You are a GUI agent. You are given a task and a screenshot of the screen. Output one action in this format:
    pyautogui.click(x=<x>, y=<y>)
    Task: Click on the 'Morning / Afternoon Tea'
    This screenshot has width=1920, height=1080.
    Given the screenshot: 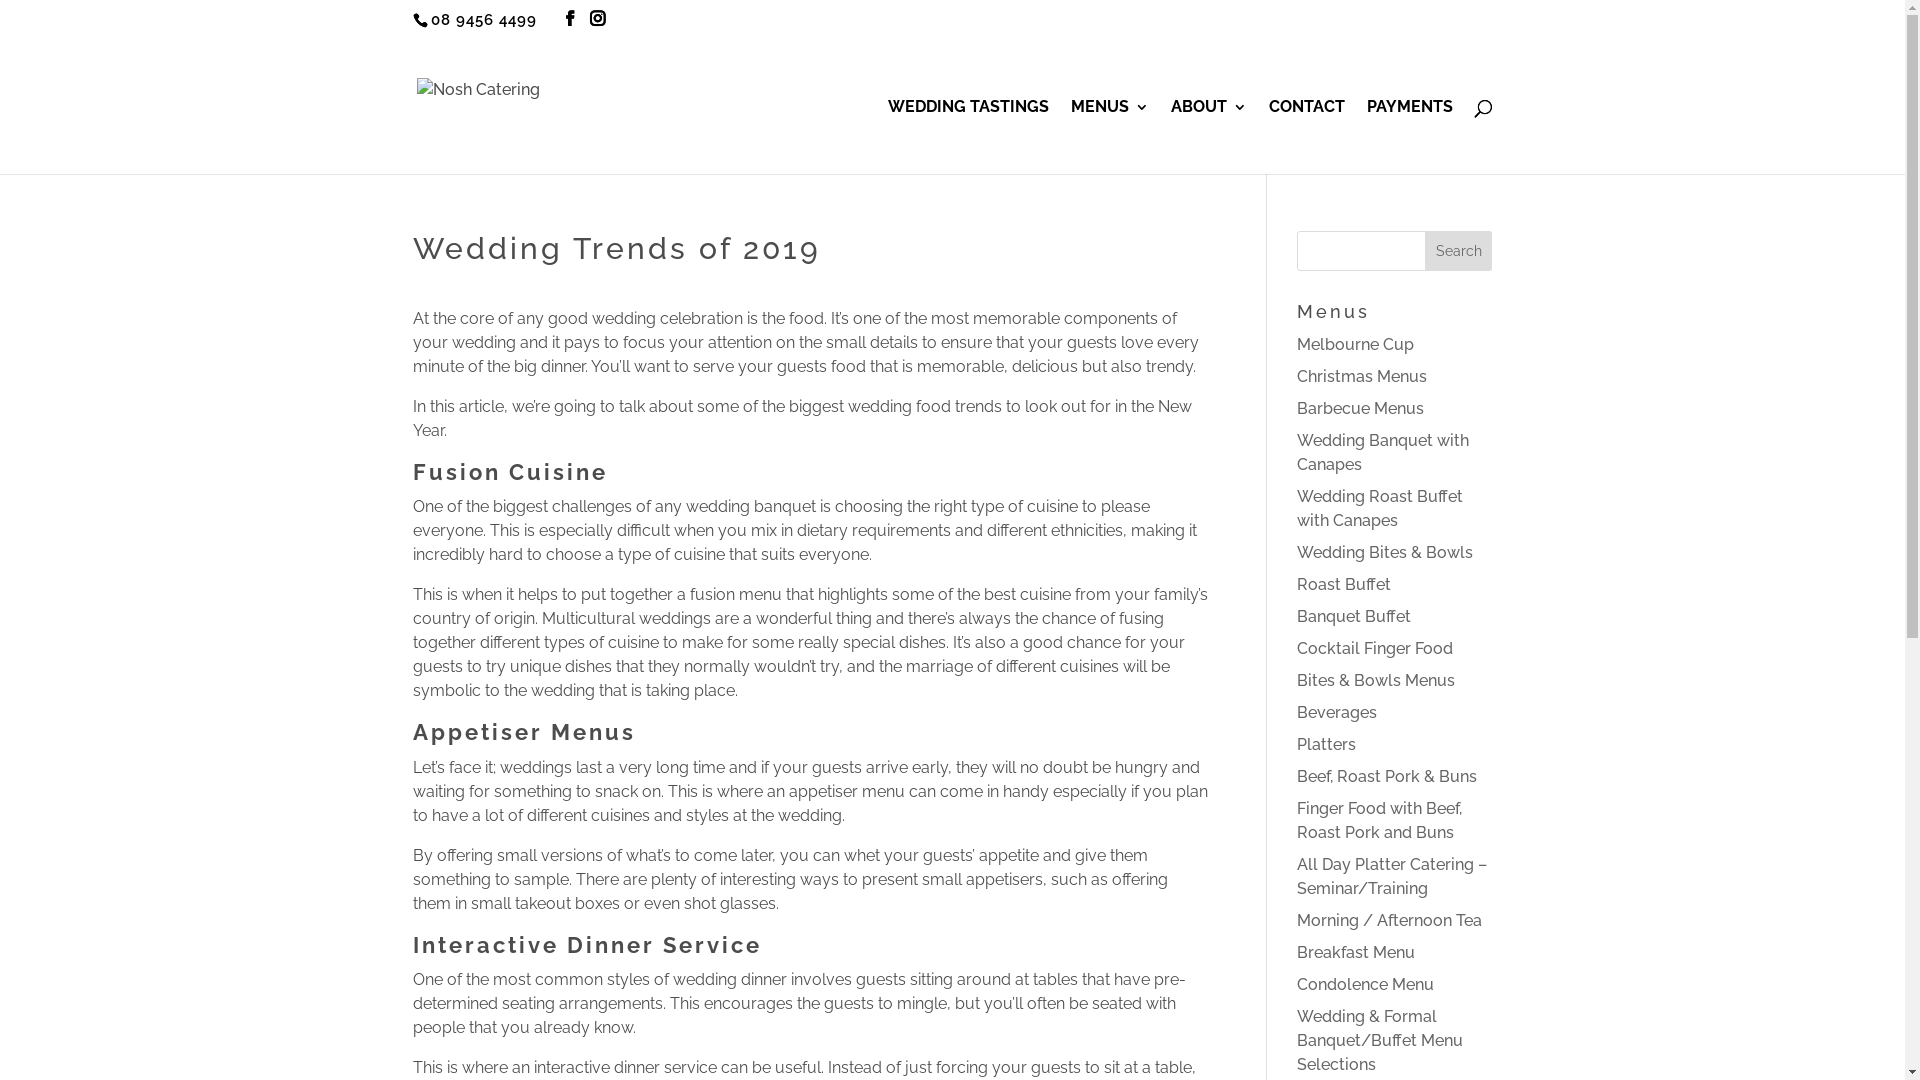 What is the action you would take?
    pyautogui.click(x=1388, y=920)
    